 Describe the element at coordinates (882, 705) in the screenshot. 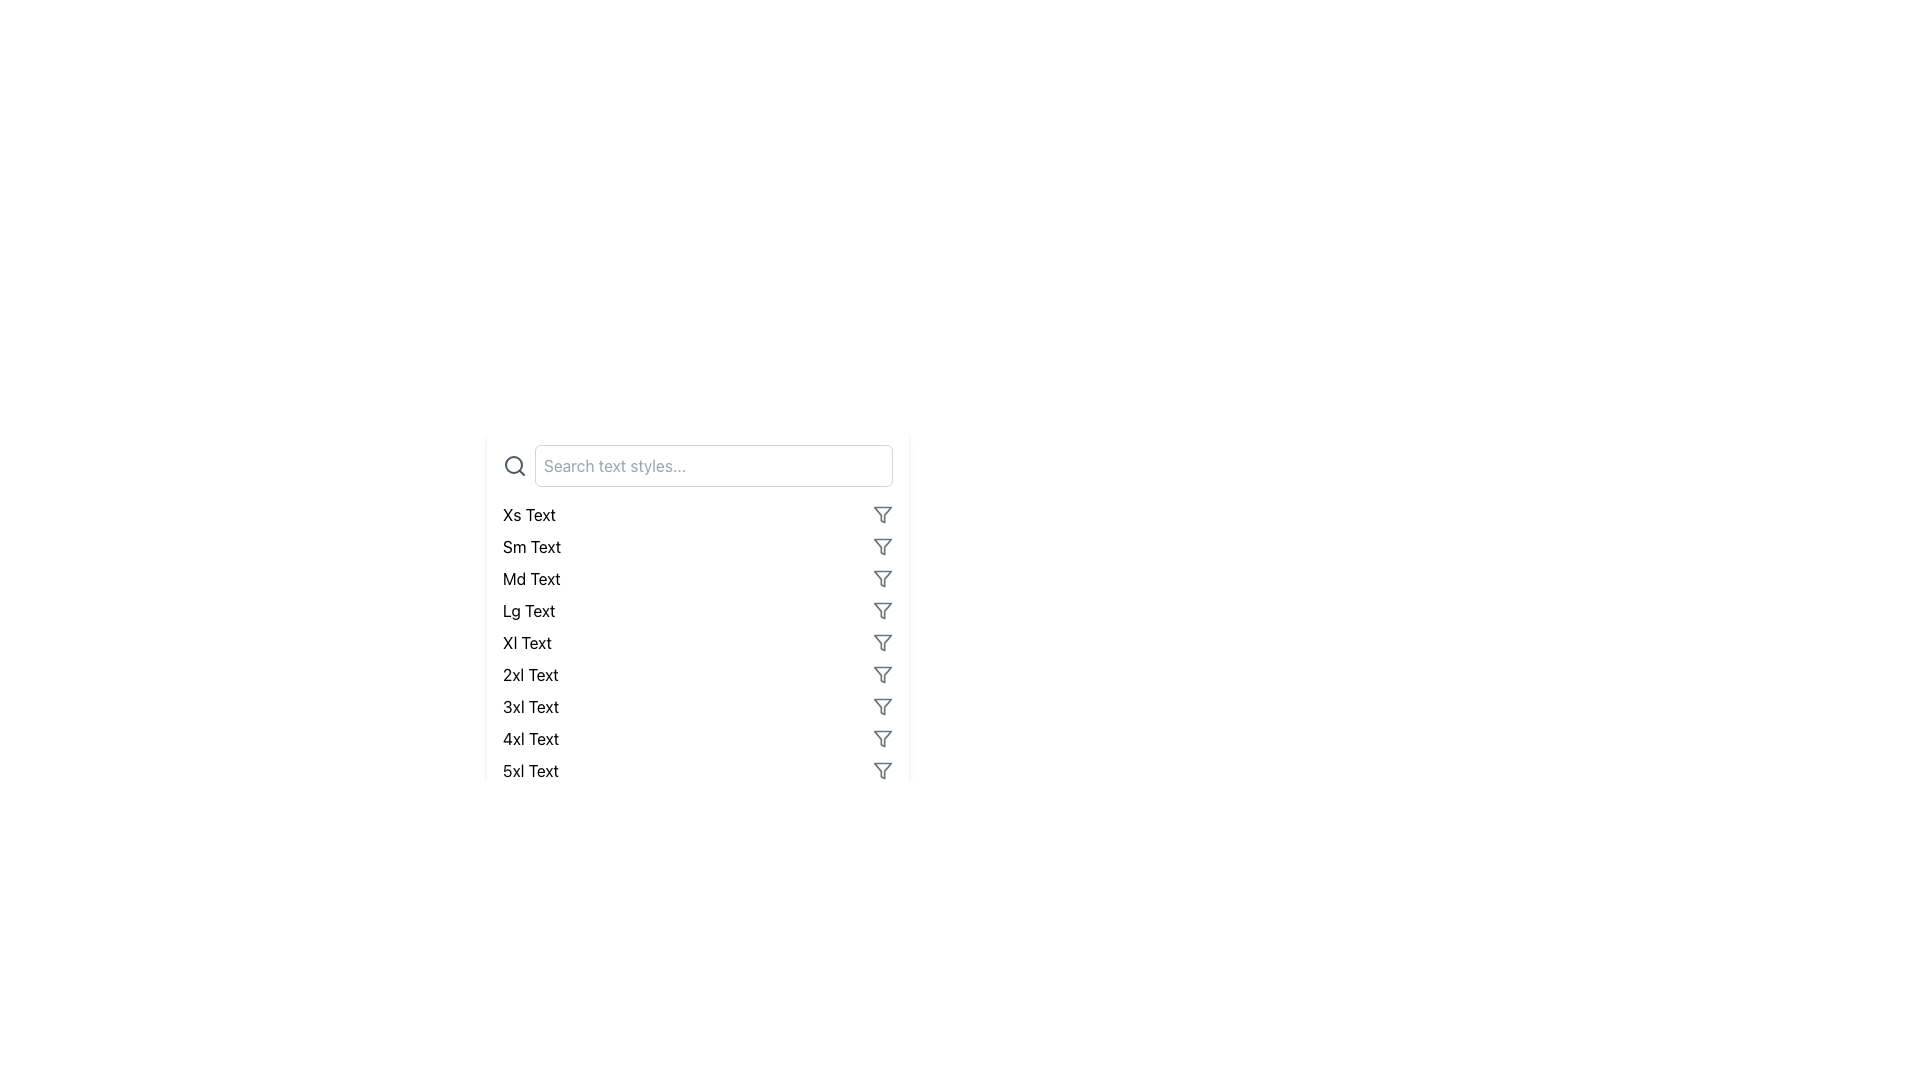

I see `the small triangular-shaped filter icon located to the right of the '3xl Text' label` at that location.